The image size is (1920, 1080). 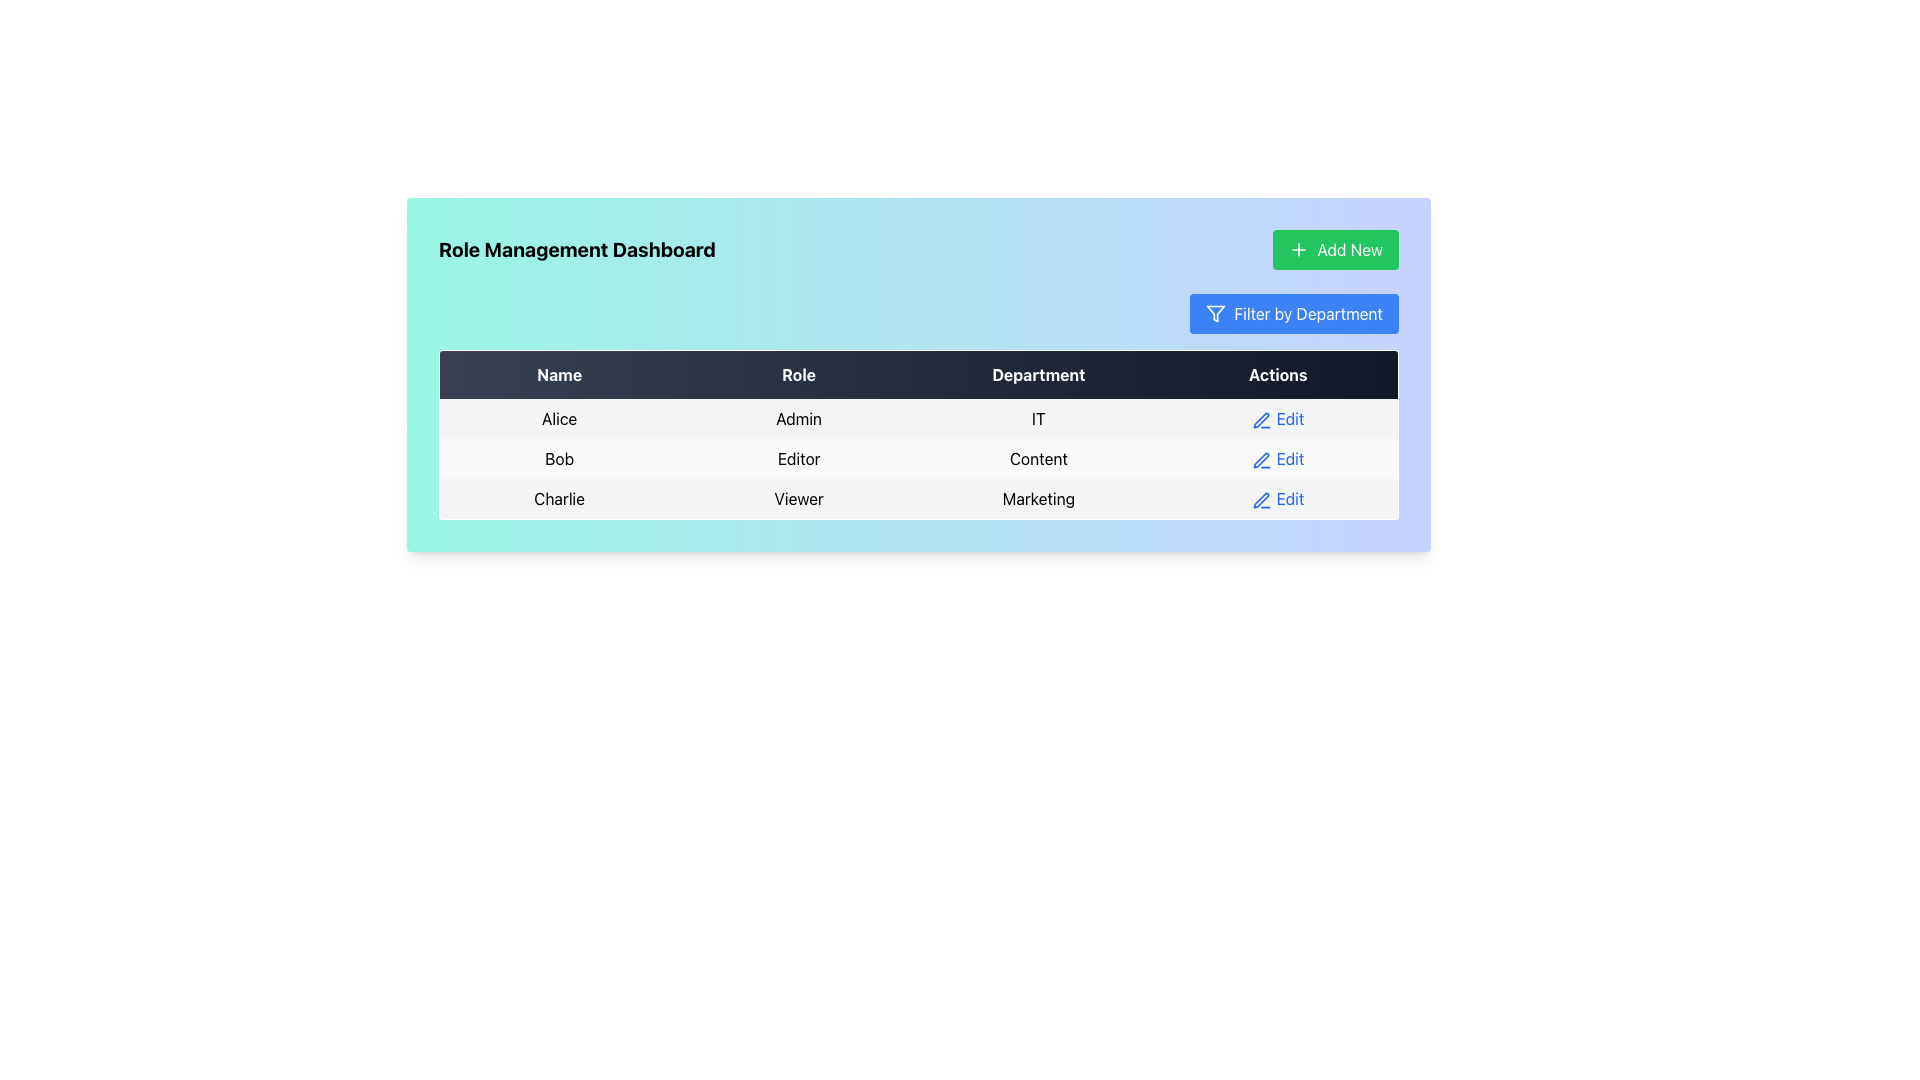 What do you see at coordinates (576, 249) in the screenshot?
I see `the title/header text indicating 'Role Management Dashboard', which serves as a navigational or contextual identifier for the page` at bounding box center [576, 249].